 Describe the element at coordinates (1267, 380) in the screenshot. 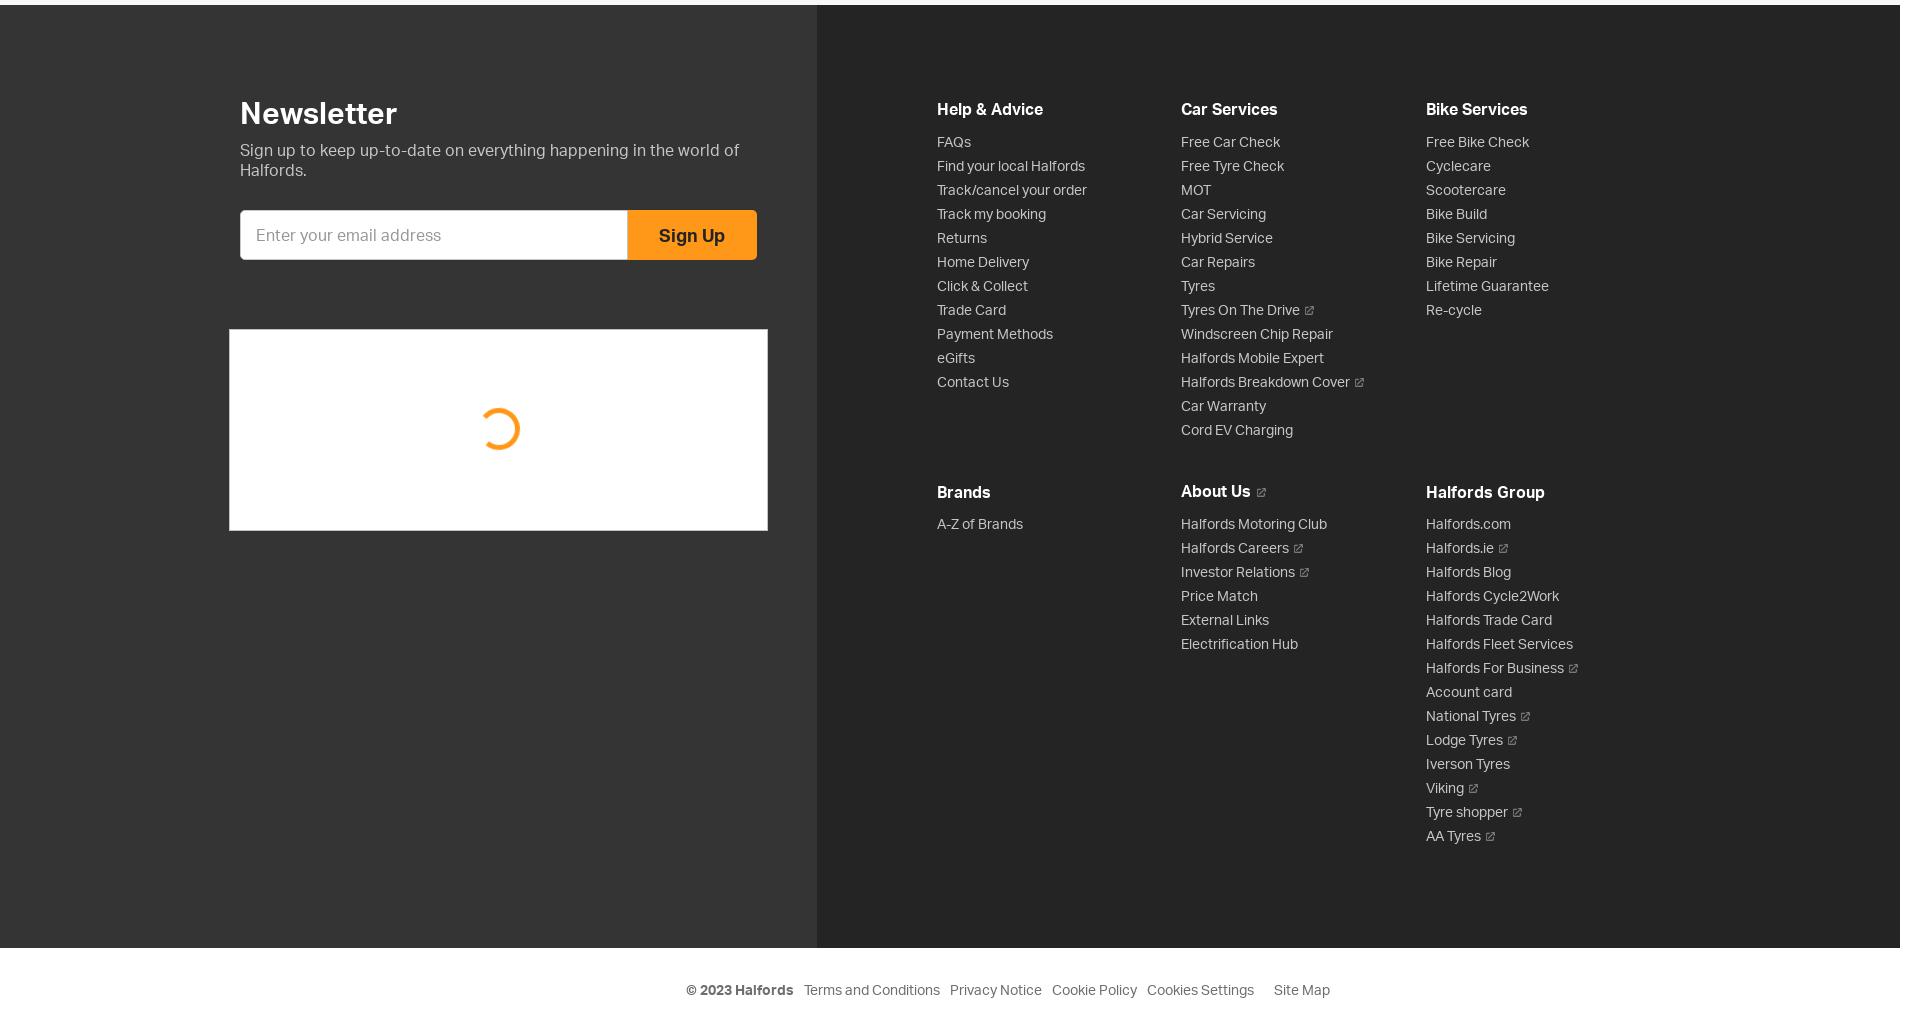

I see `'Halfords Breakdown Cover'` at that location.